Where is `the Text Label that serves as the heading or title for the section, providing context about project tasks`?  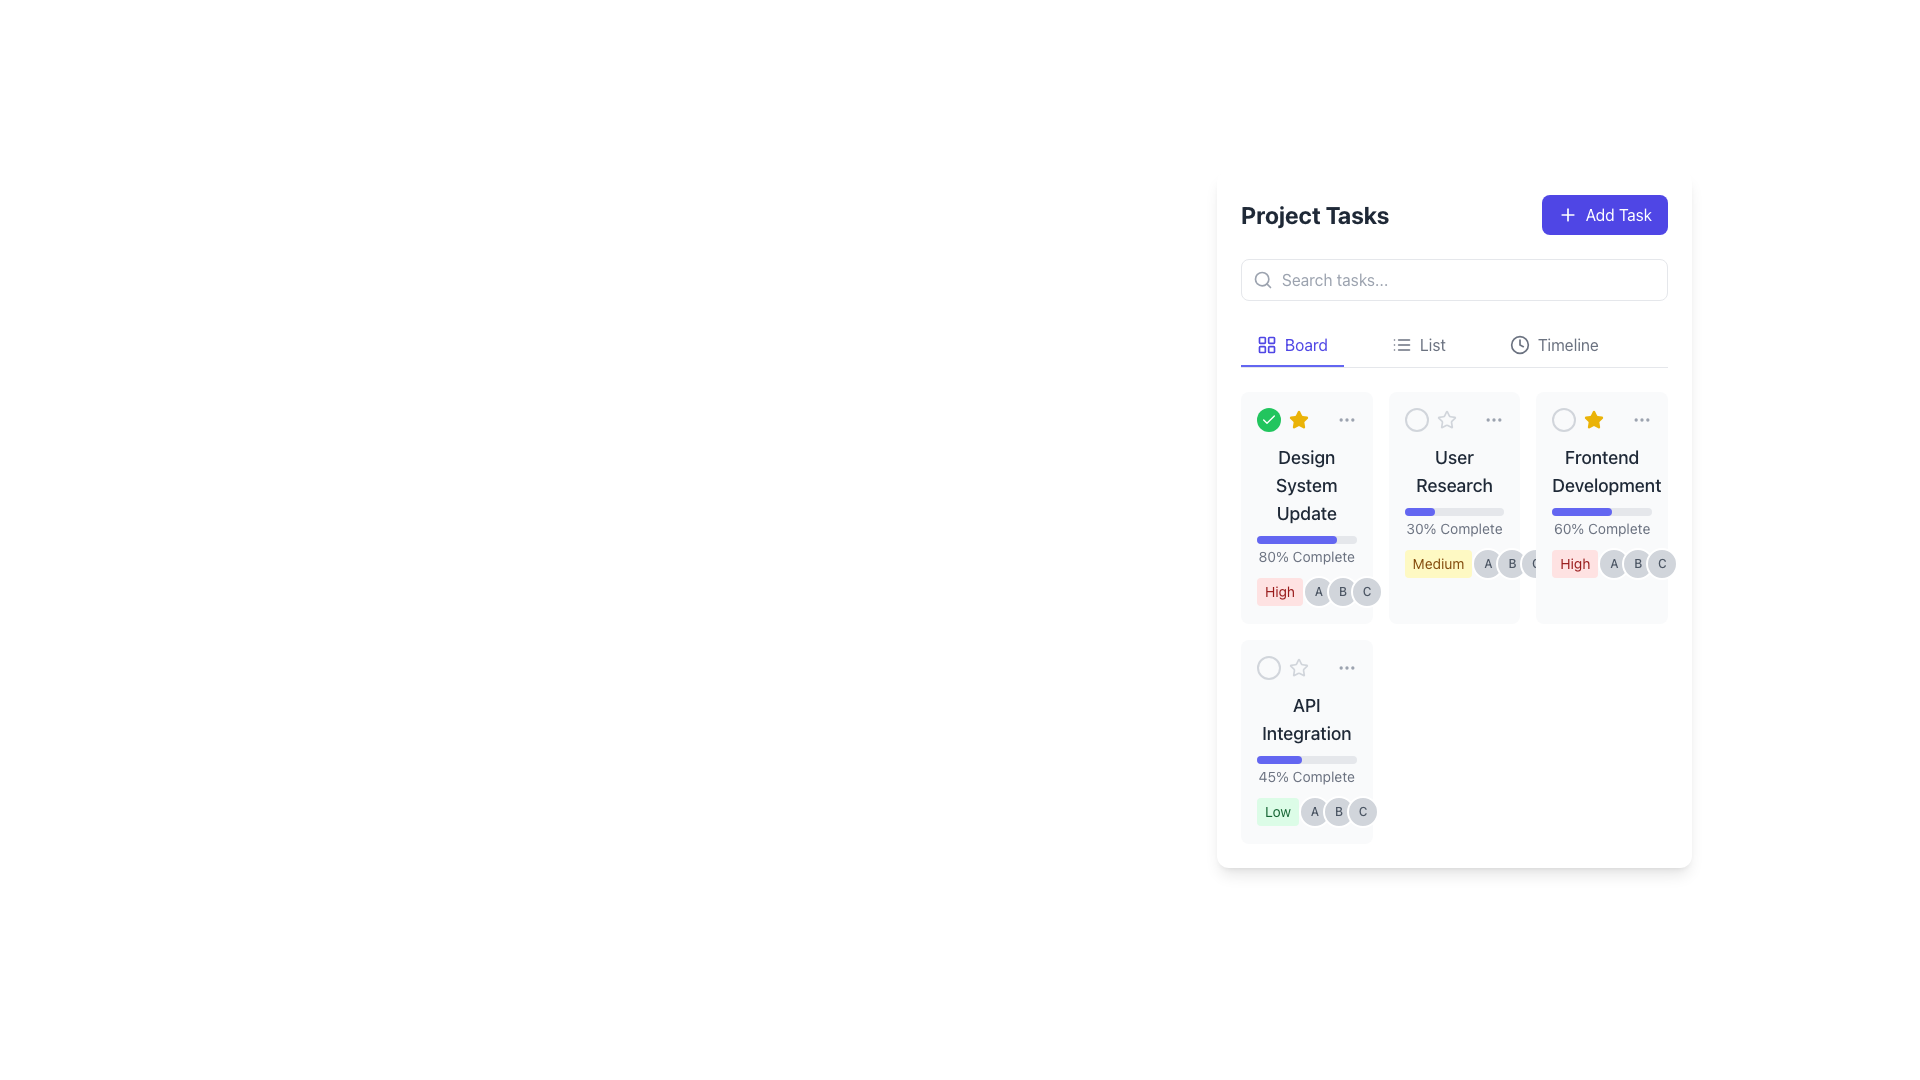 the Text Label that serves as the heading or title for the section, providing context about project tasks is located at coordinates (1315, 215).